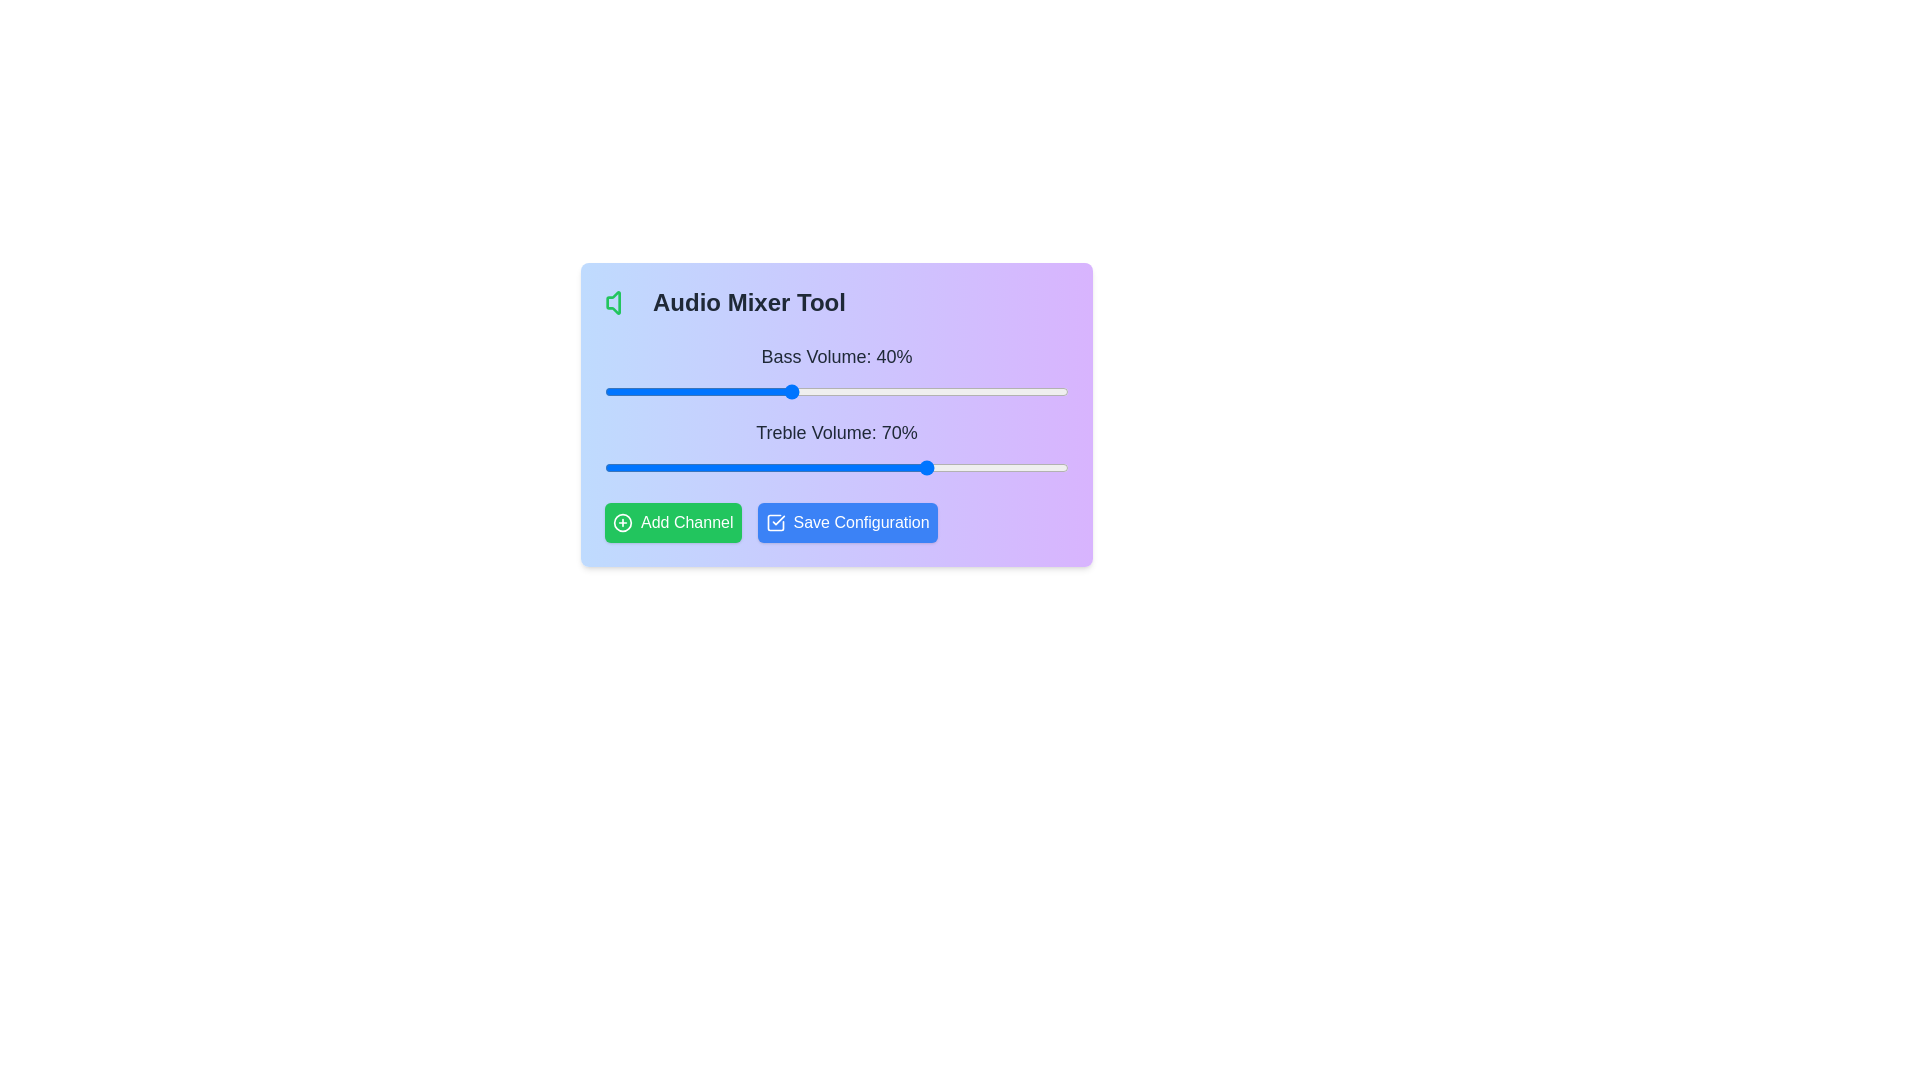  Describe the element at coordinates (780, 392) in the screenshot. I see `the slider` at that location.